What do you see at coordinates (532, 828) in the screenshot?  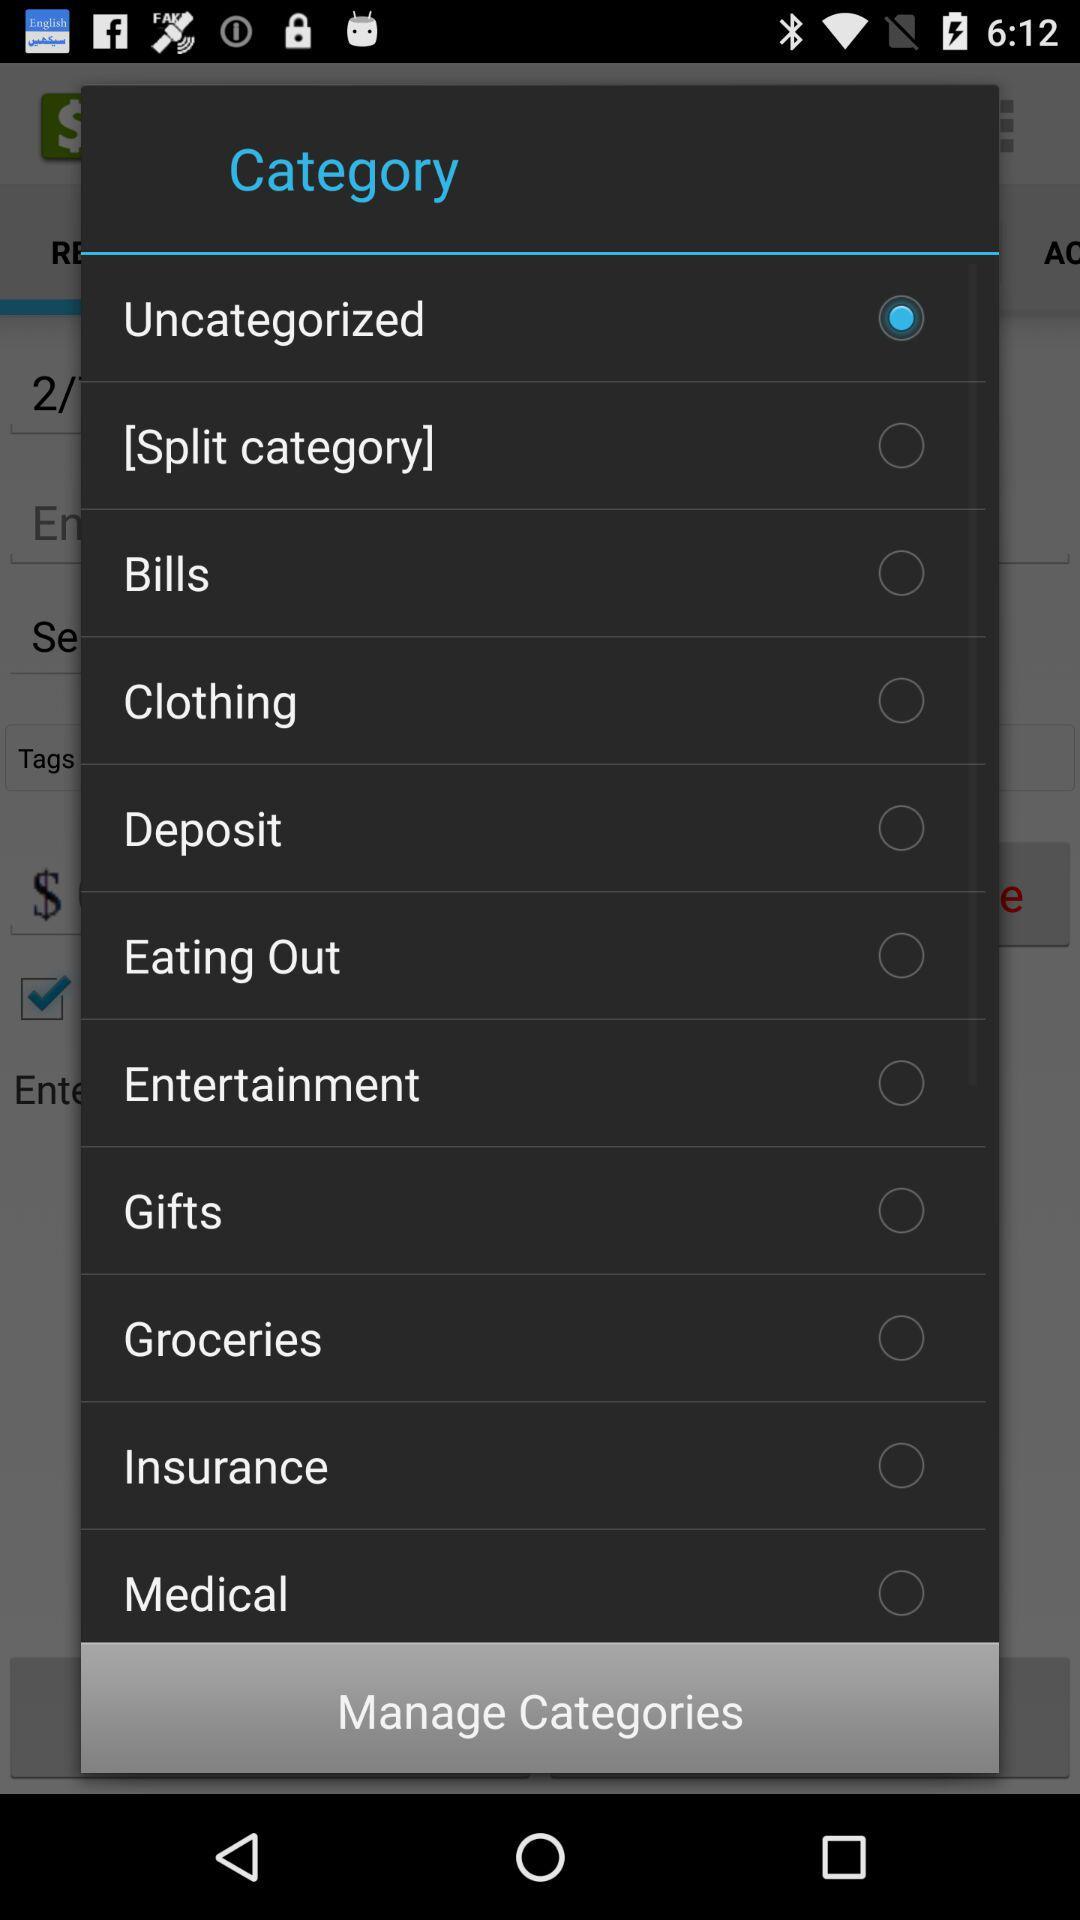 I see `deposit item` at bounding box center [532, 828].